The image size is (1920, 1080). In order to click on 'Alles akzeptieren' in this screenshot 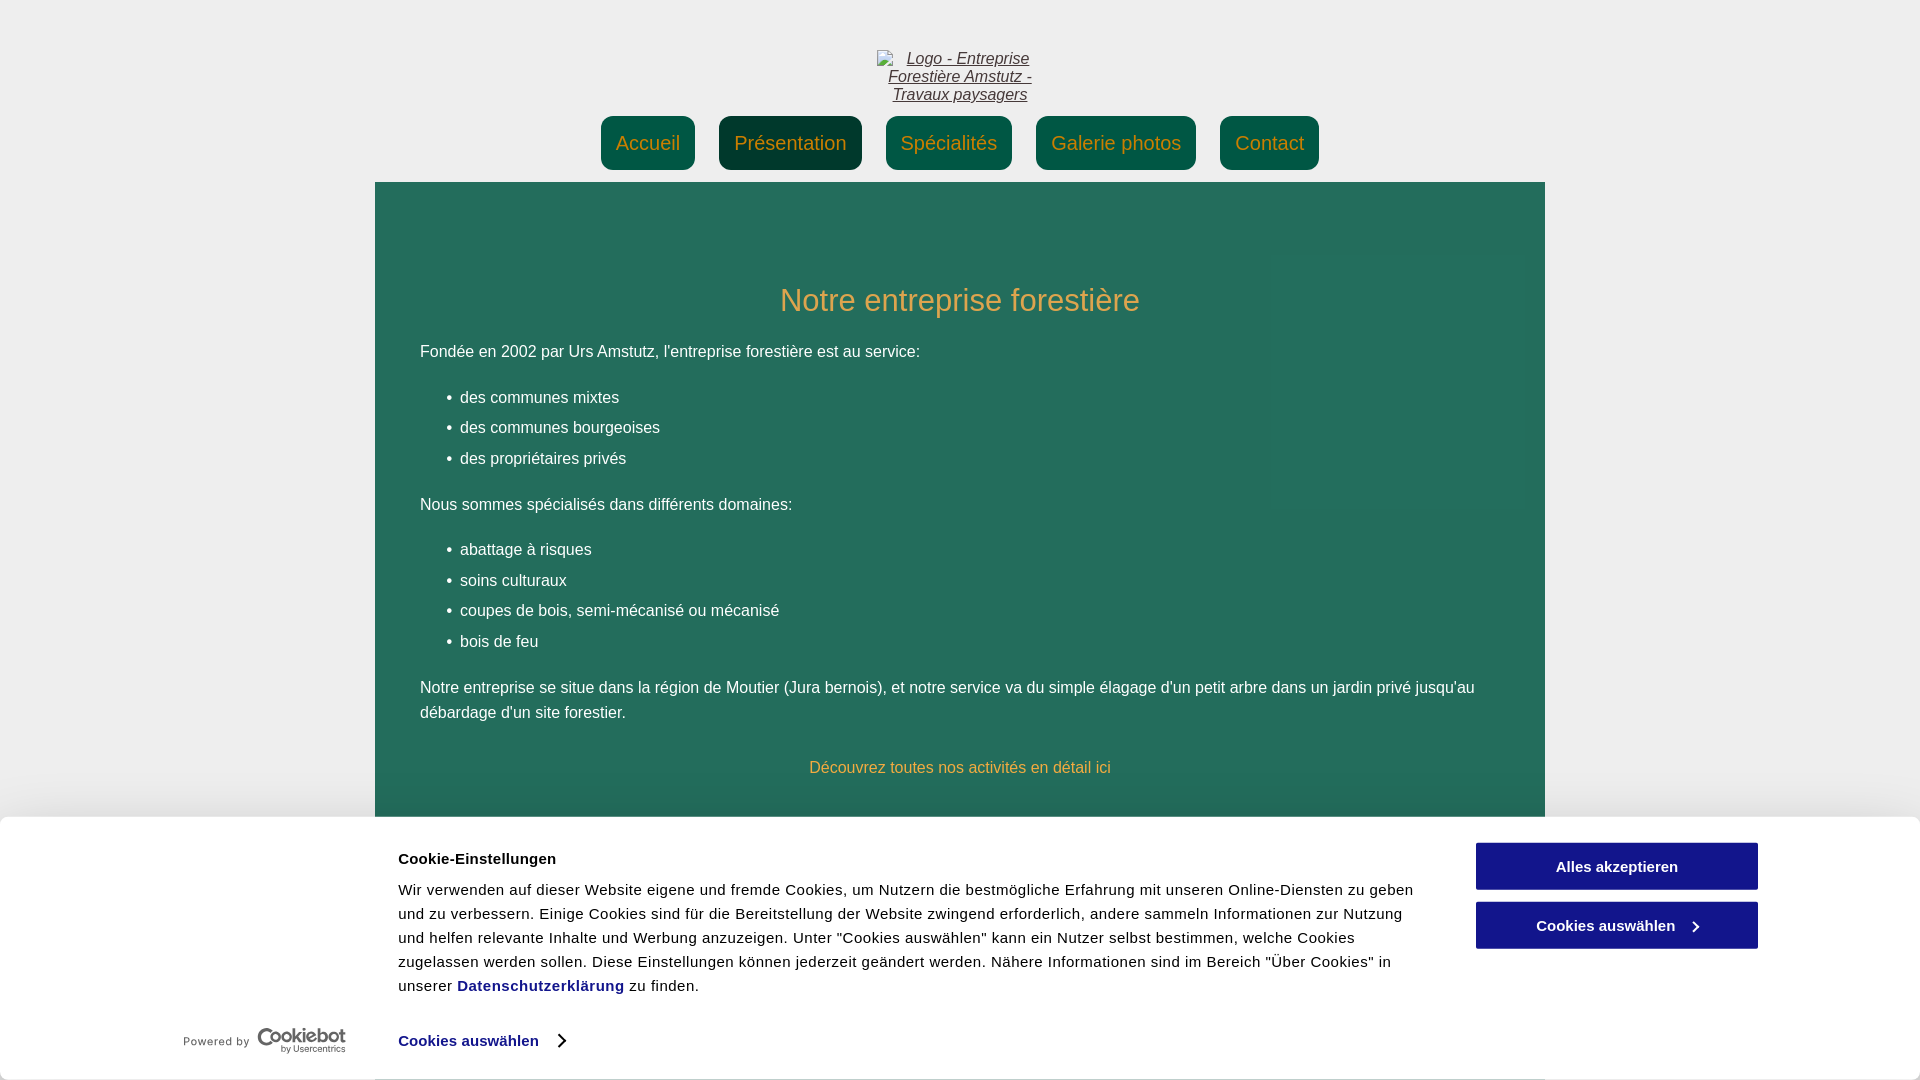, I will do `click(1617, 865)`.